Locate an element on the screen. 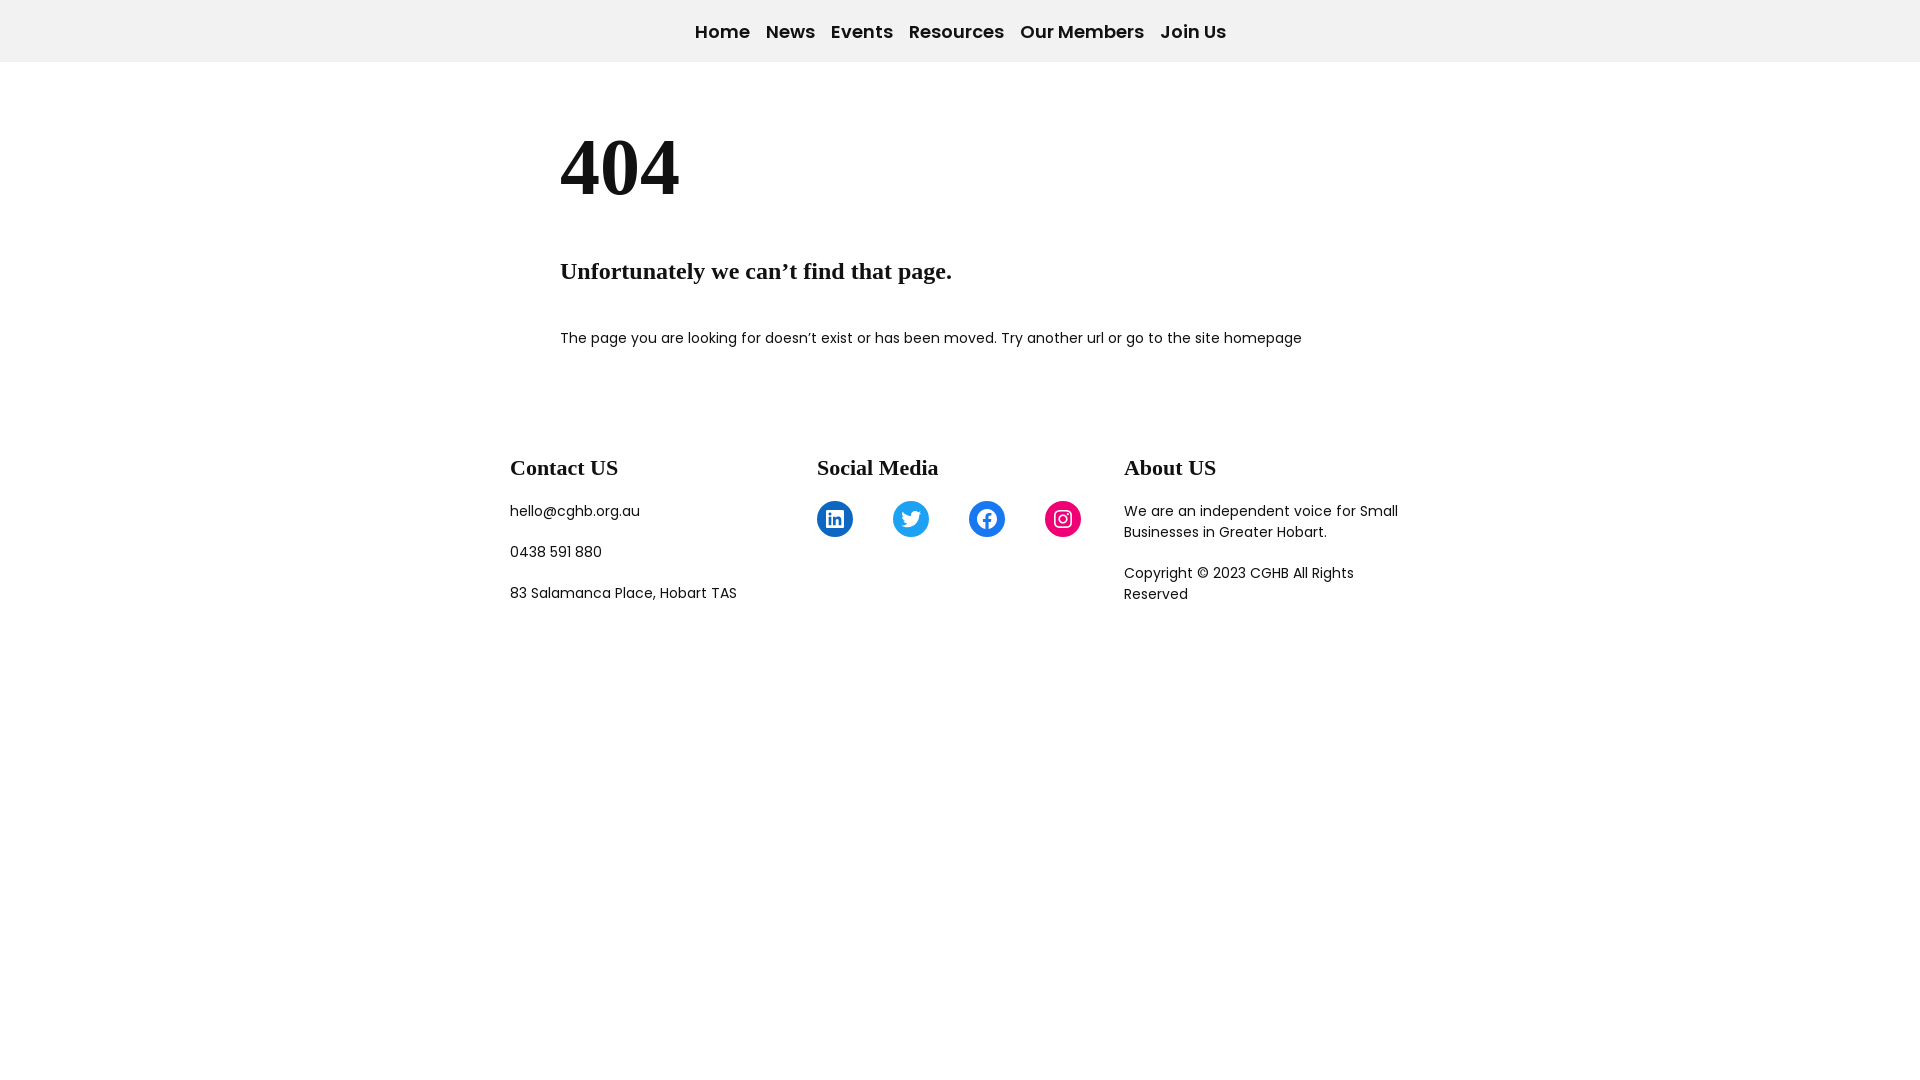  'LinkedIn' is located at coordinates (835, 518).